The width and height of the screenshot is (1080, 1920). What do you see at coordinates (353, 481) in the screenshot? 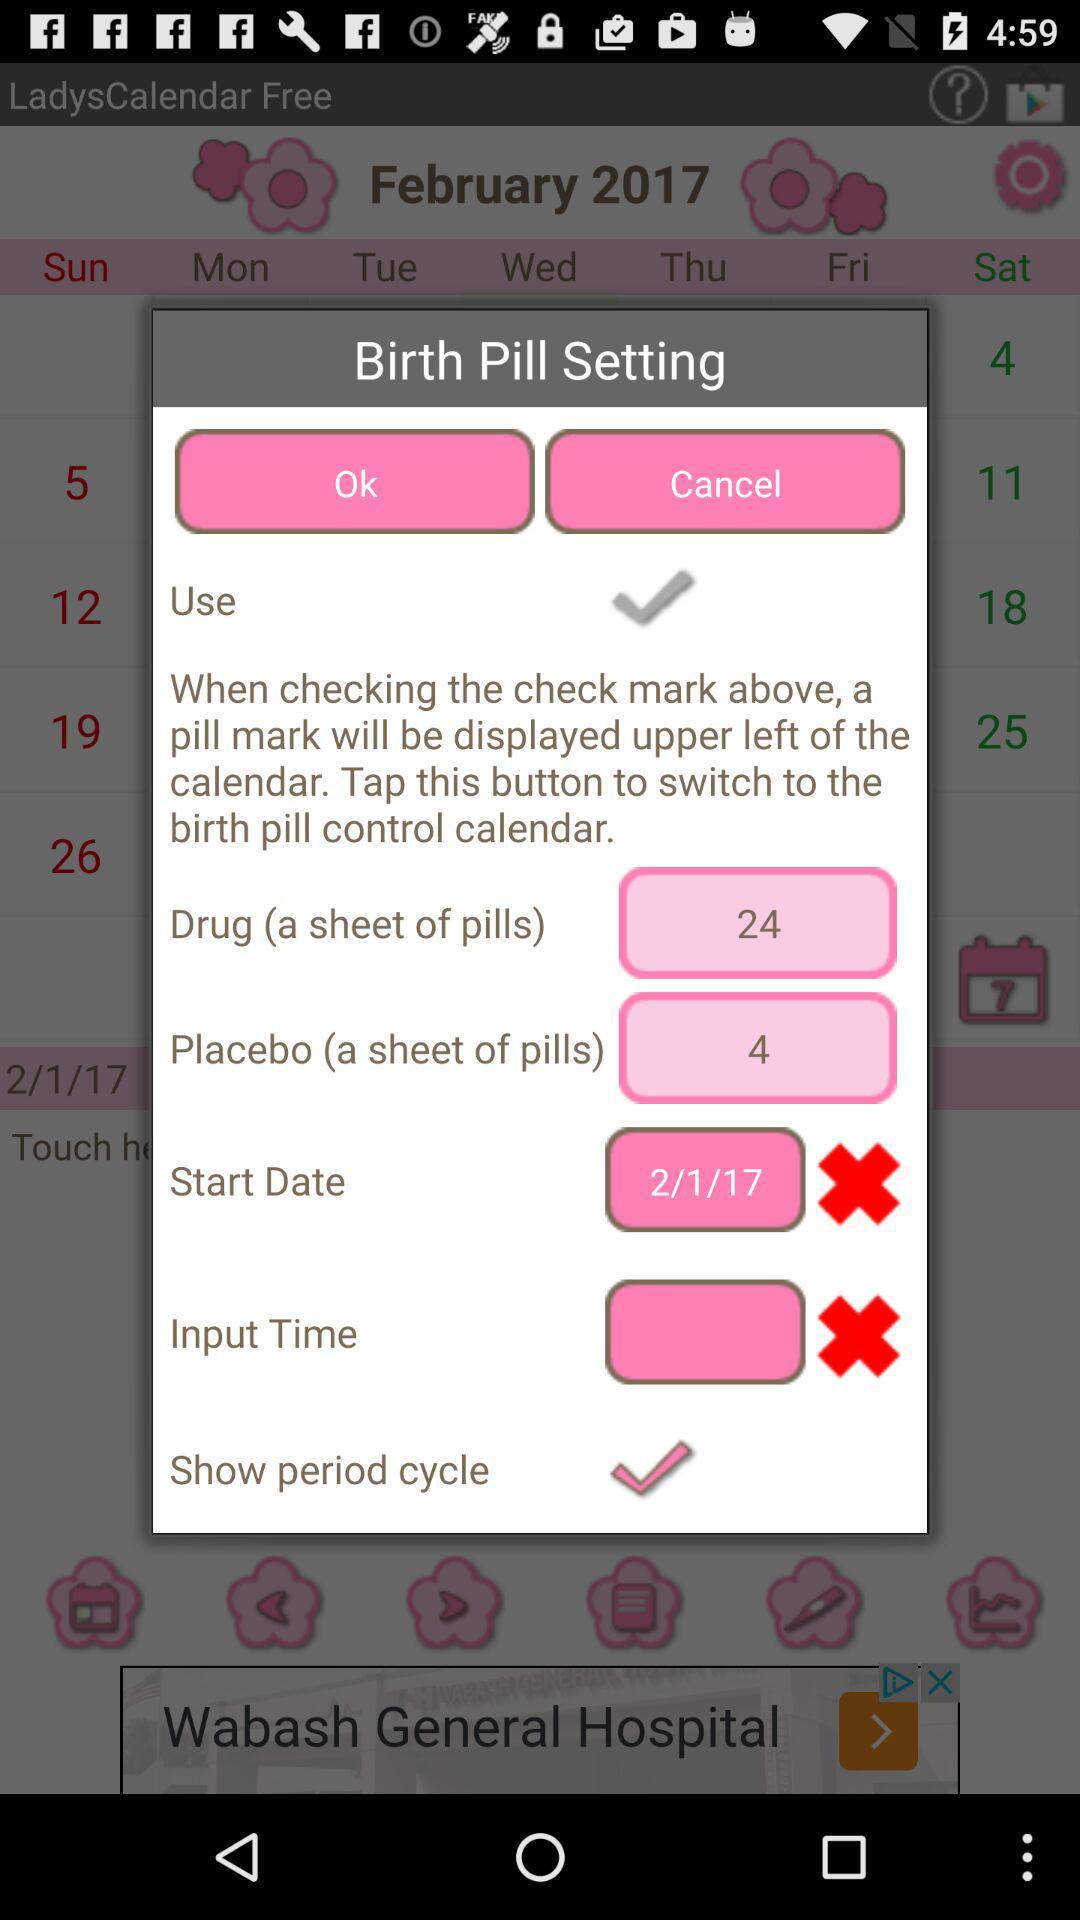
I see `ok` at bounding box center [353, 481].